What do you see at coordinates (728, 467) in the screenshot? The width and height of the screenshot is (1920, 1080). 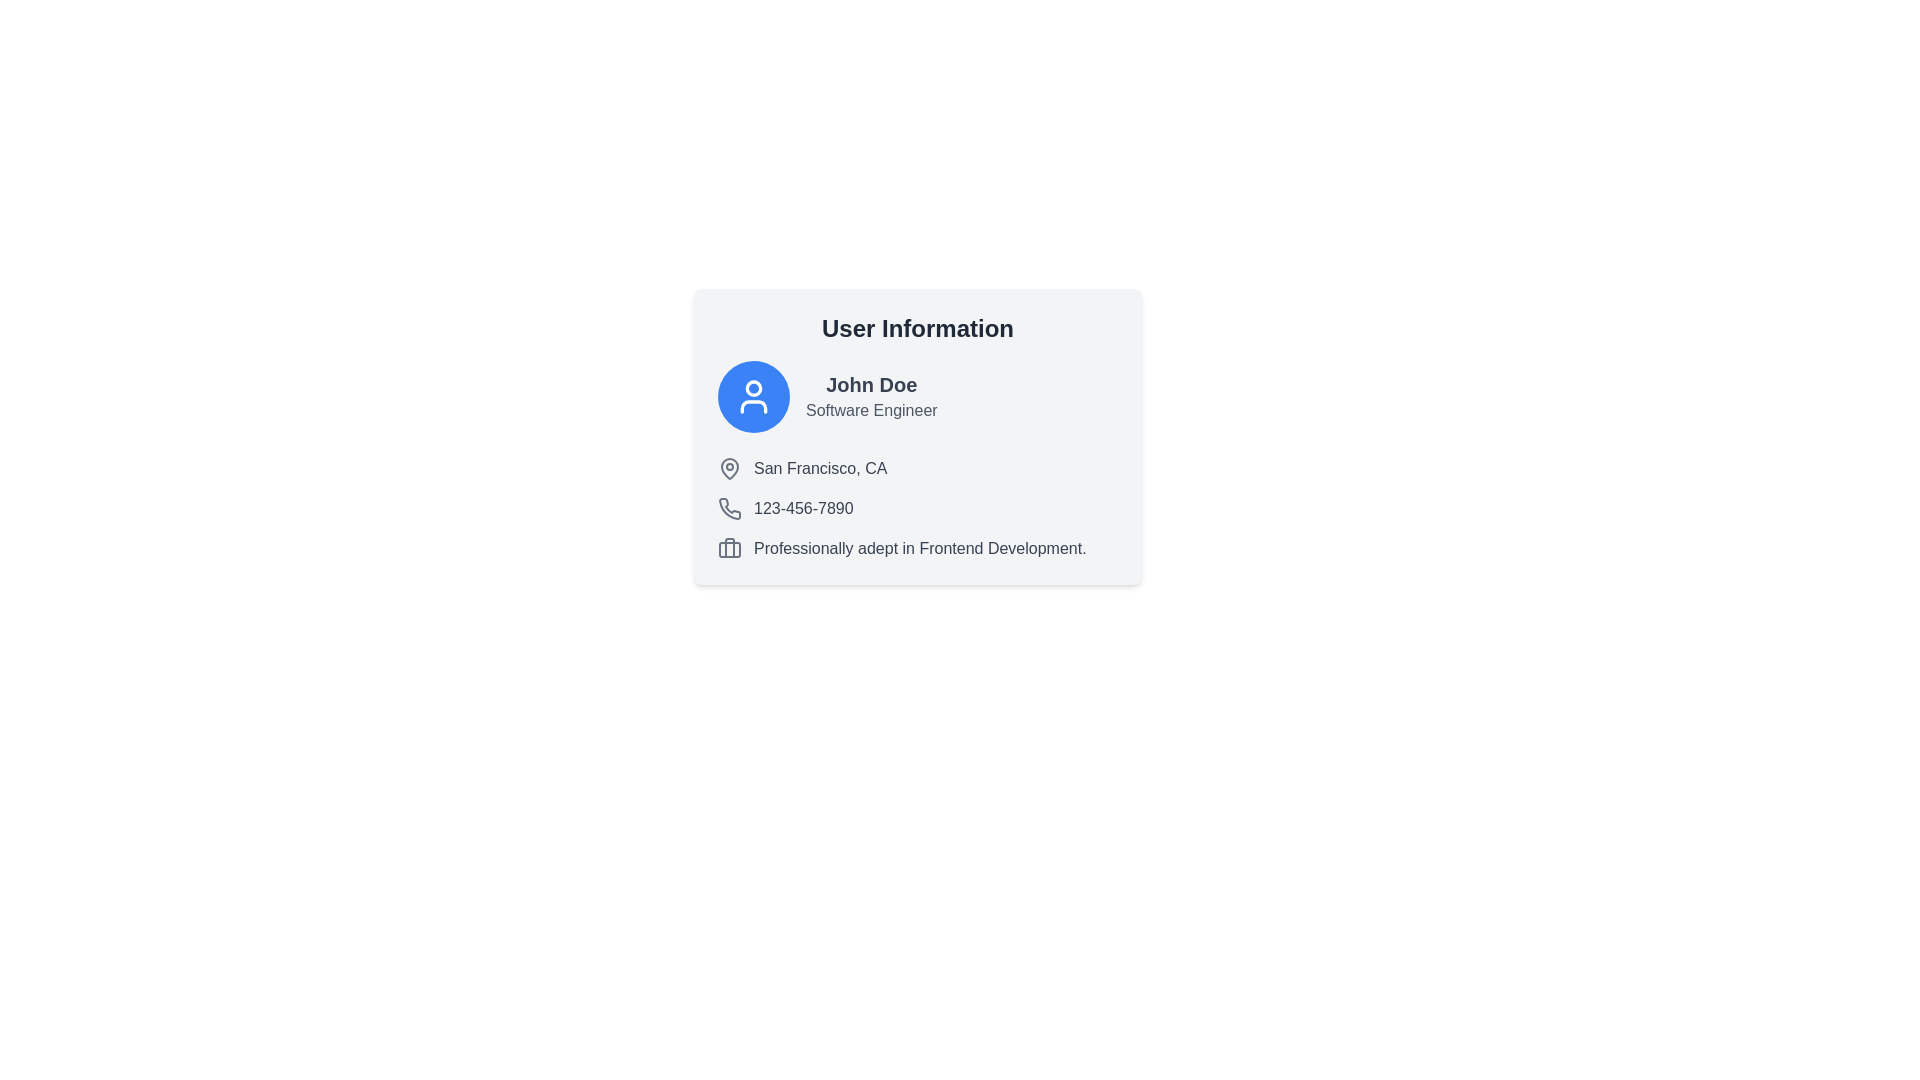 I see `gray map pin icon located adjacent to the text 'San Francisco, CA' within the user information card` at bounding box center [728, 467].